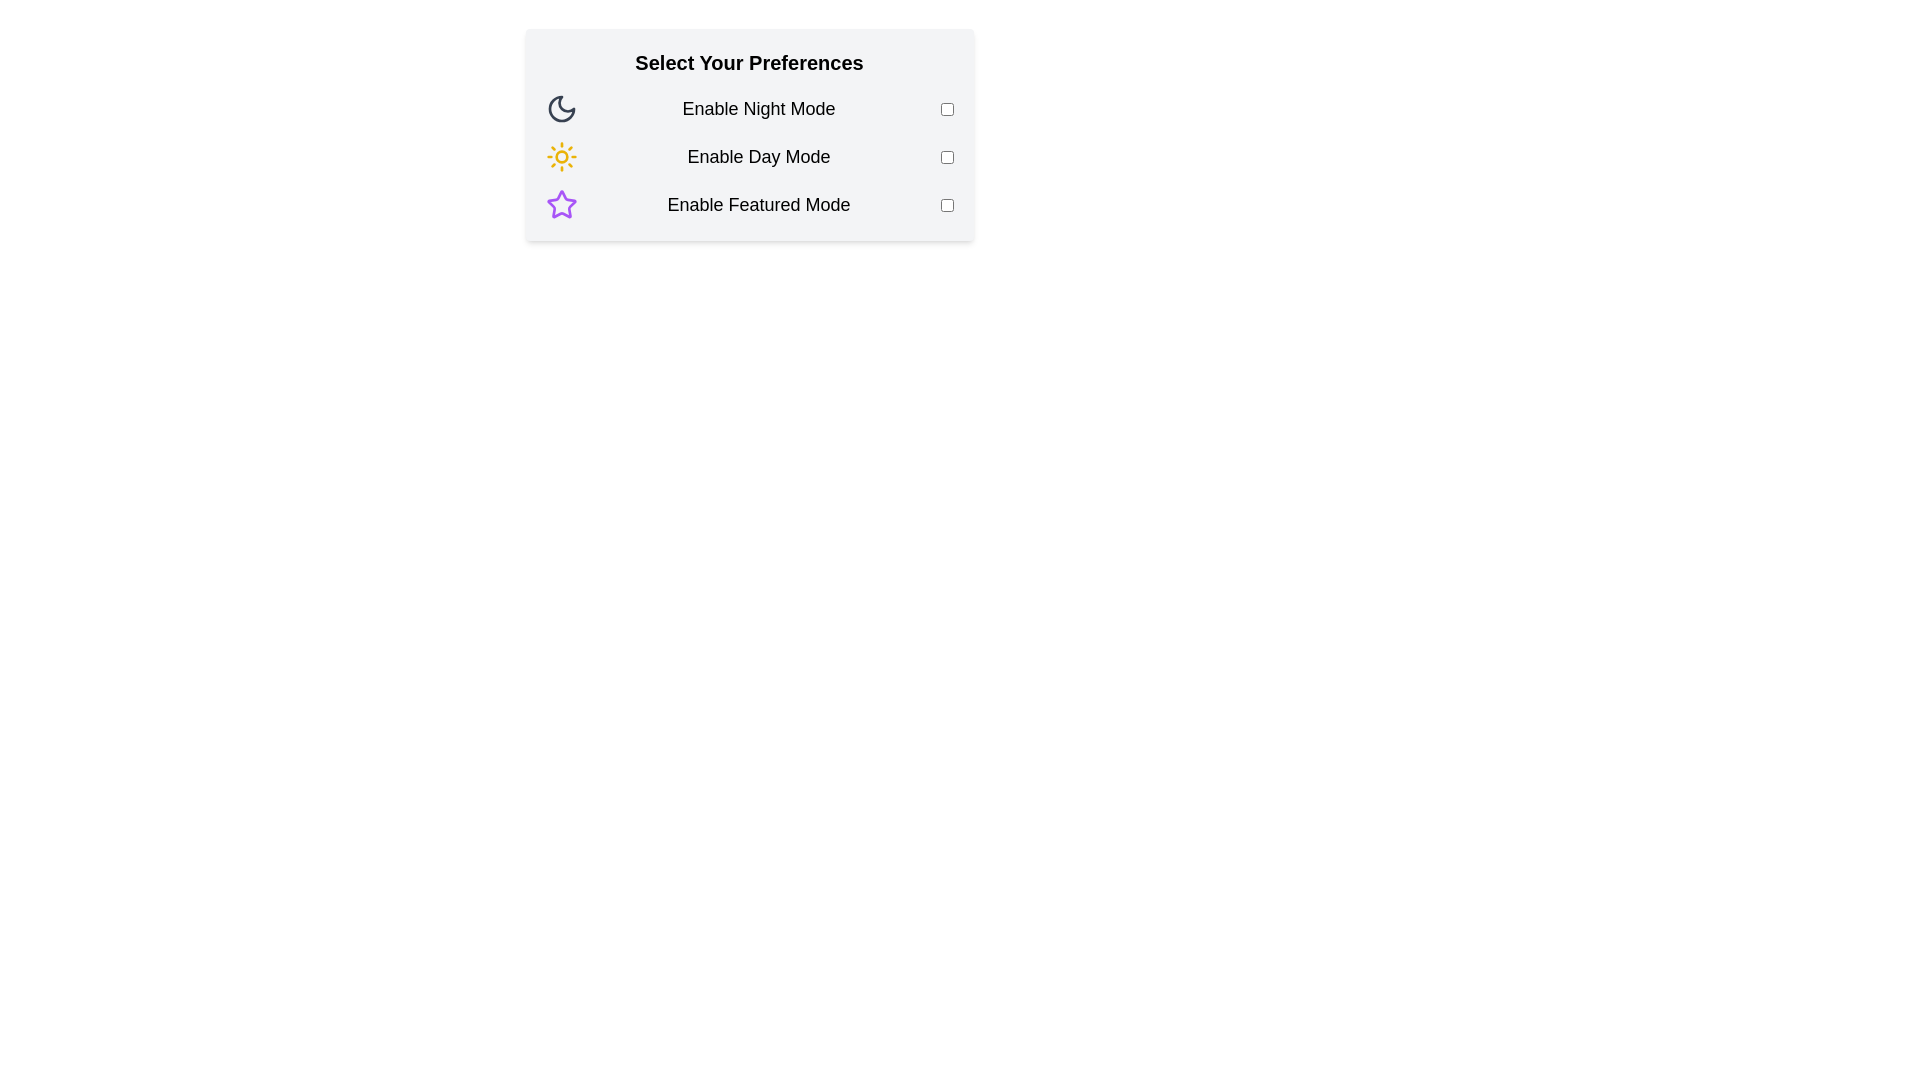 This screenshot has width=1920, height=1080. Describe the element at coordinates (757, 156) in the screenshot. I see `the 'Enable Day Mode' text label, which is displayed in a bold and moderately large font, positioned in the second row with a sun icon to its left and a checkbox to its right` at that location.